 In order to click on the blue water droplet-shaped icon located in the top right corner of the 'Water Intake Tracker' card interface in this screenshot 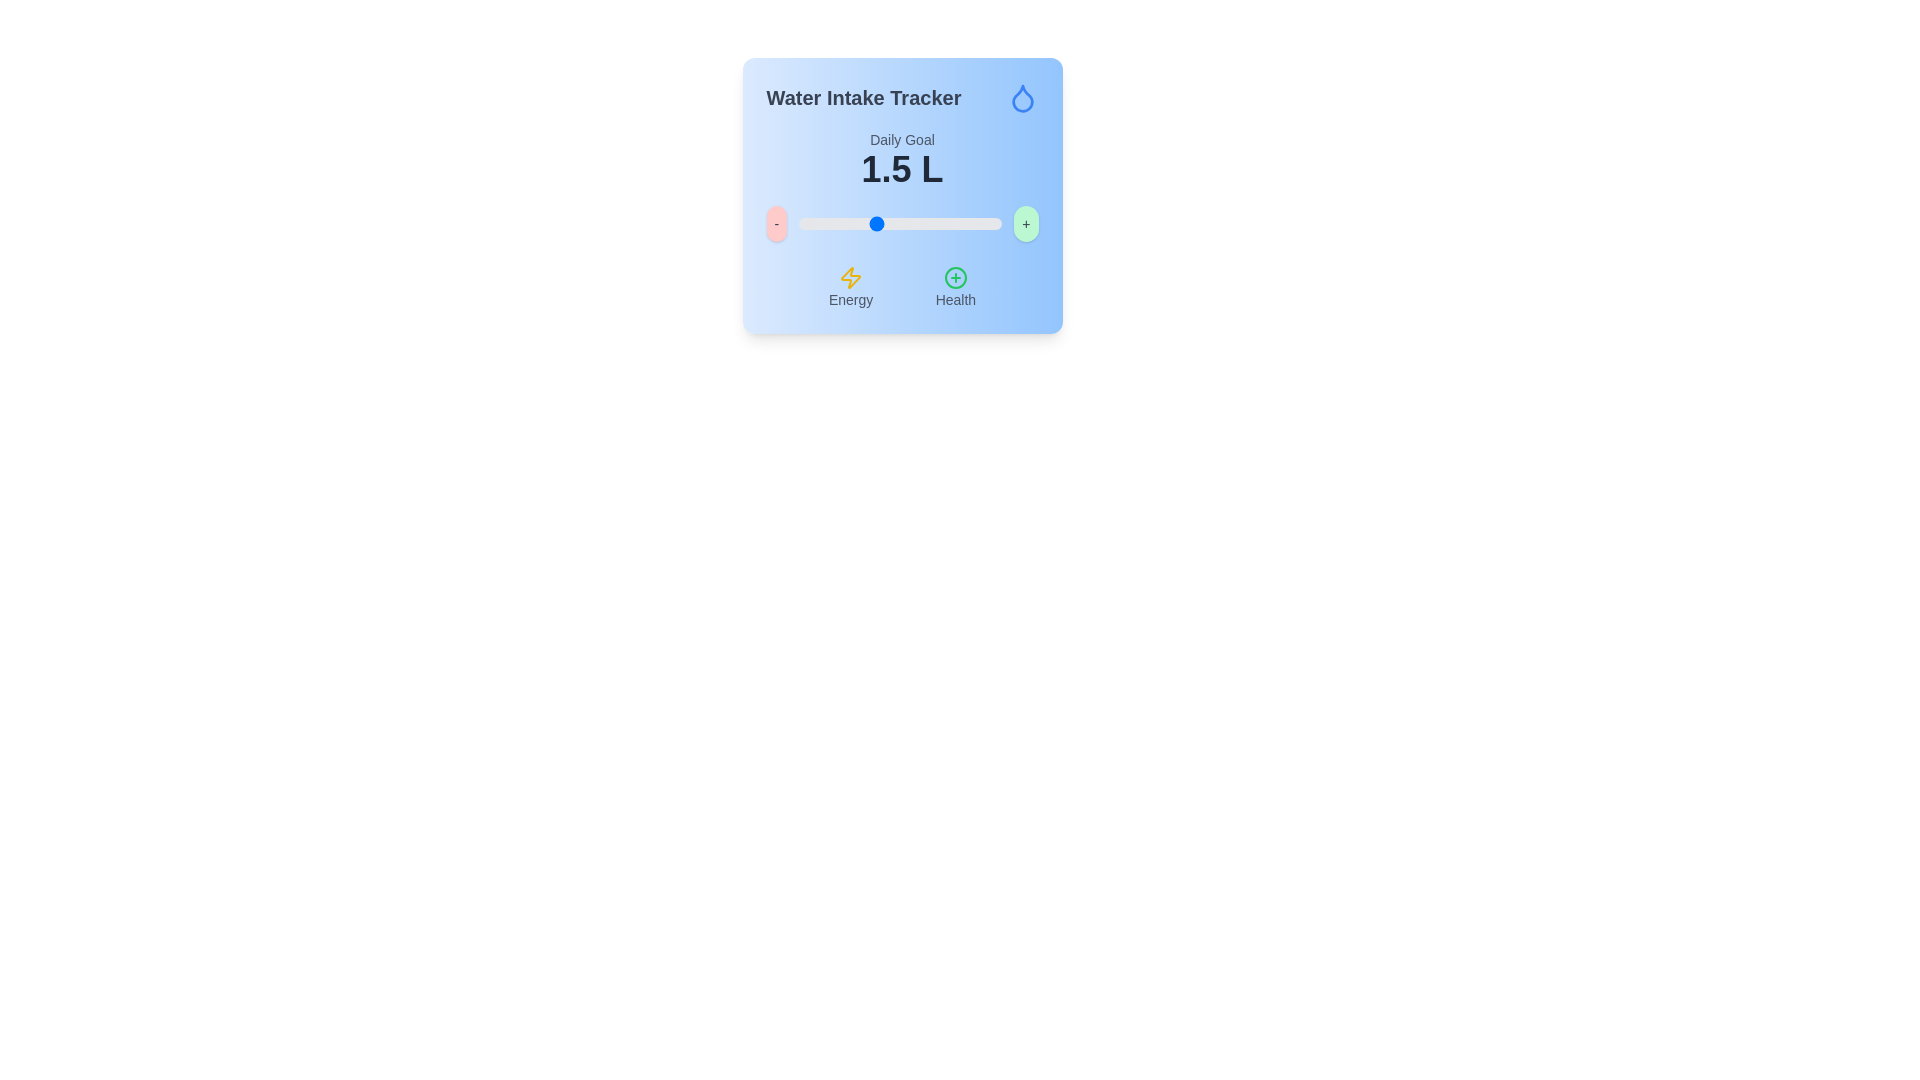, I will do `click(1022, 98)`.